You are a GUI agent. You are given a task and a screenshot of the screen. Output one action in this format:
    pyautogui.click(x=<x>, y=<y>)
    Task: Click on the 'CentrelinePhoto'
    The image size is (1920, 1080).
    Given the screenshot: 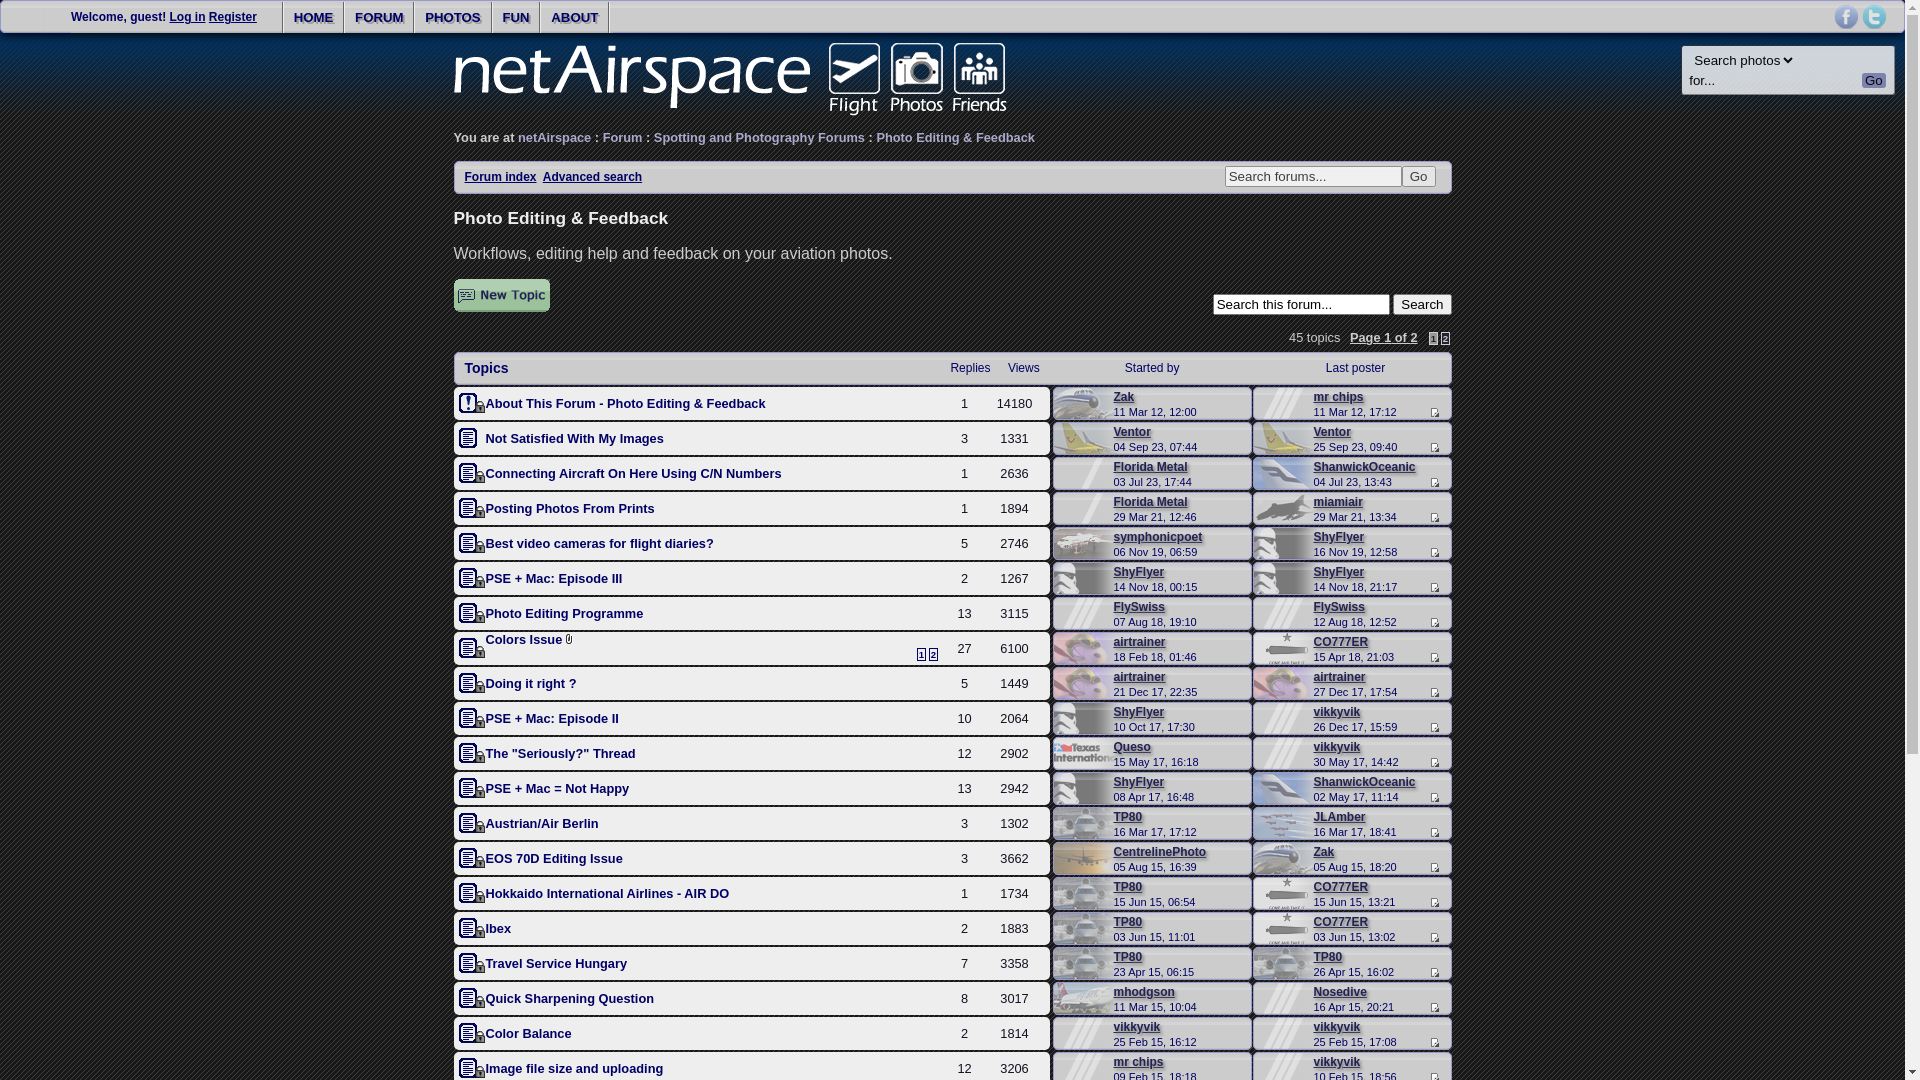 What is the action you would take?
    pyautogui.click(x=1160, y=852)
    